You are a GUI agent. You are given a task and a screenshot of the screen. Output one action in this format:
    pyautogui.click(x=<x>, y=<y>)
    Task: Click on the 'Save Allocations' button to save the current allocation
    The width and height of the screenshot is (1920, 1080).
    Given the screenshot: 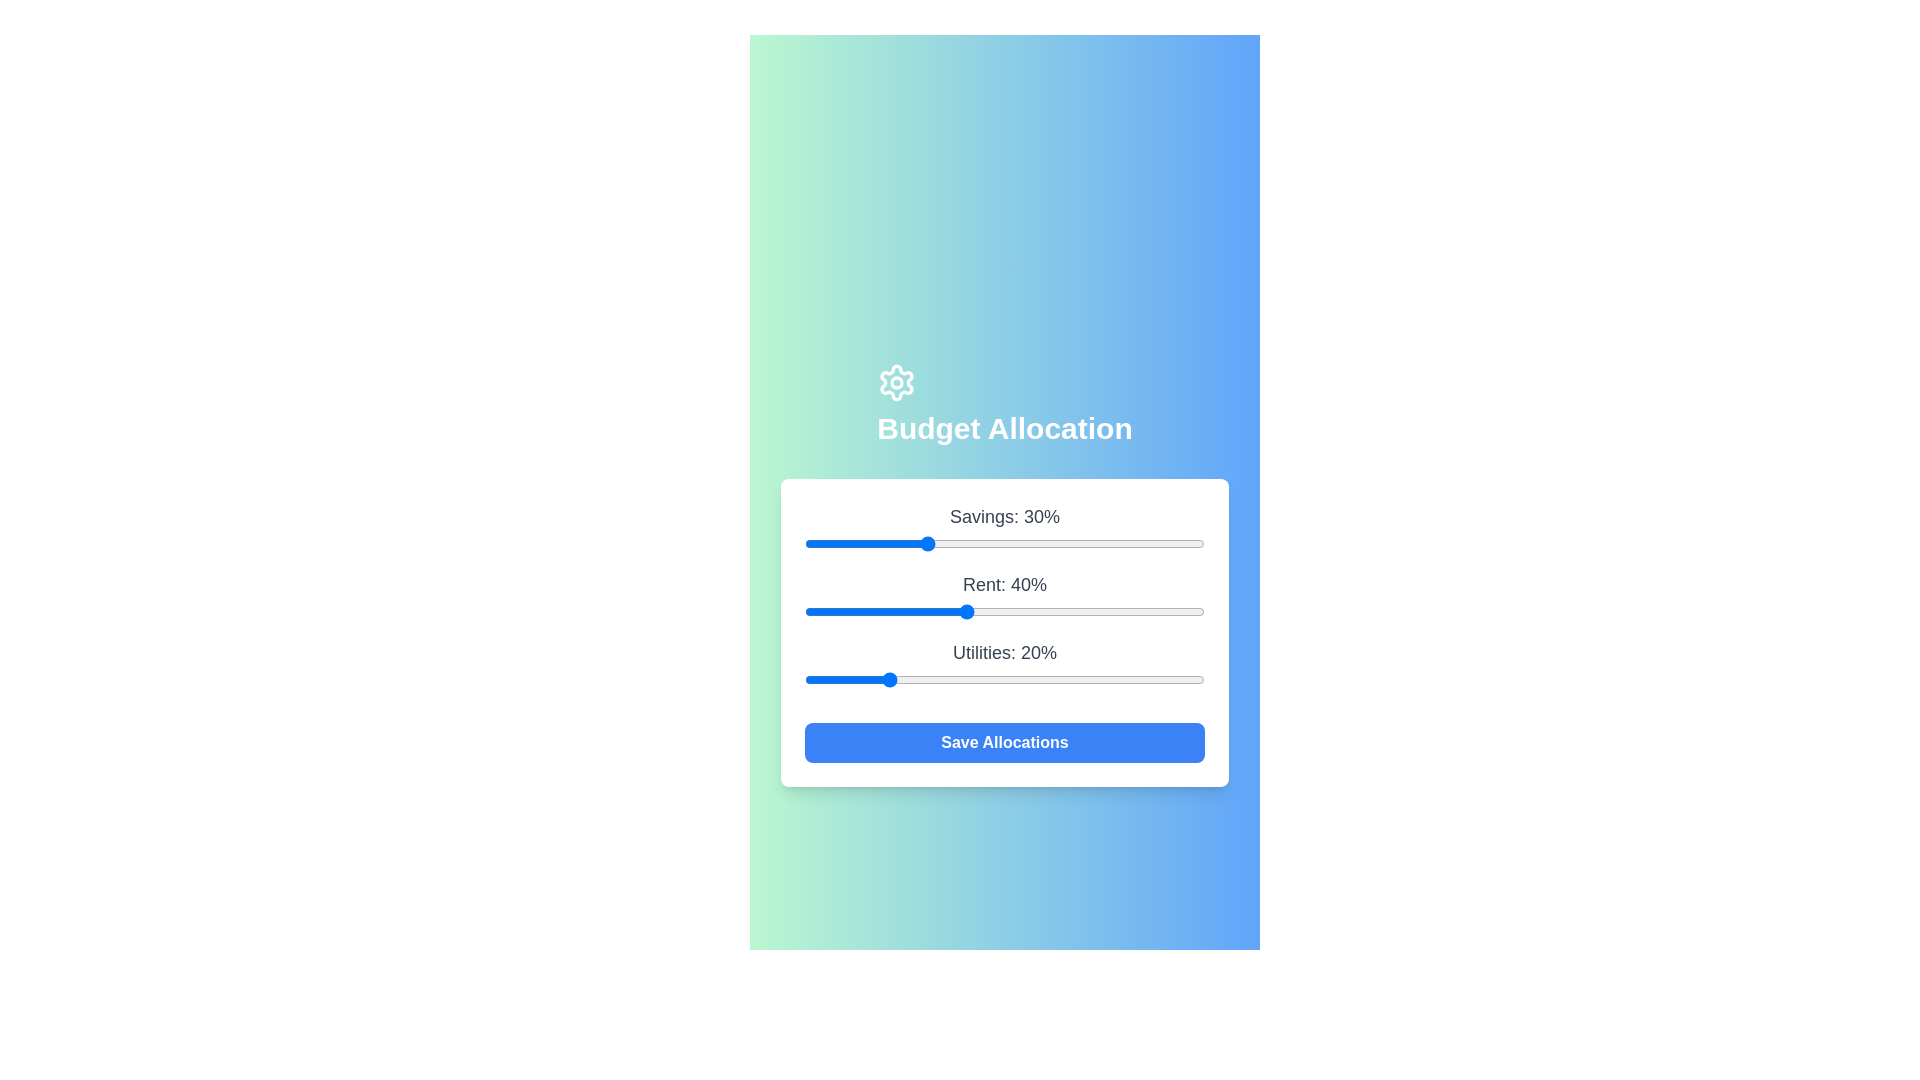 What is the action you would take?
    pyautogui.click(x=1004, y=743)
    